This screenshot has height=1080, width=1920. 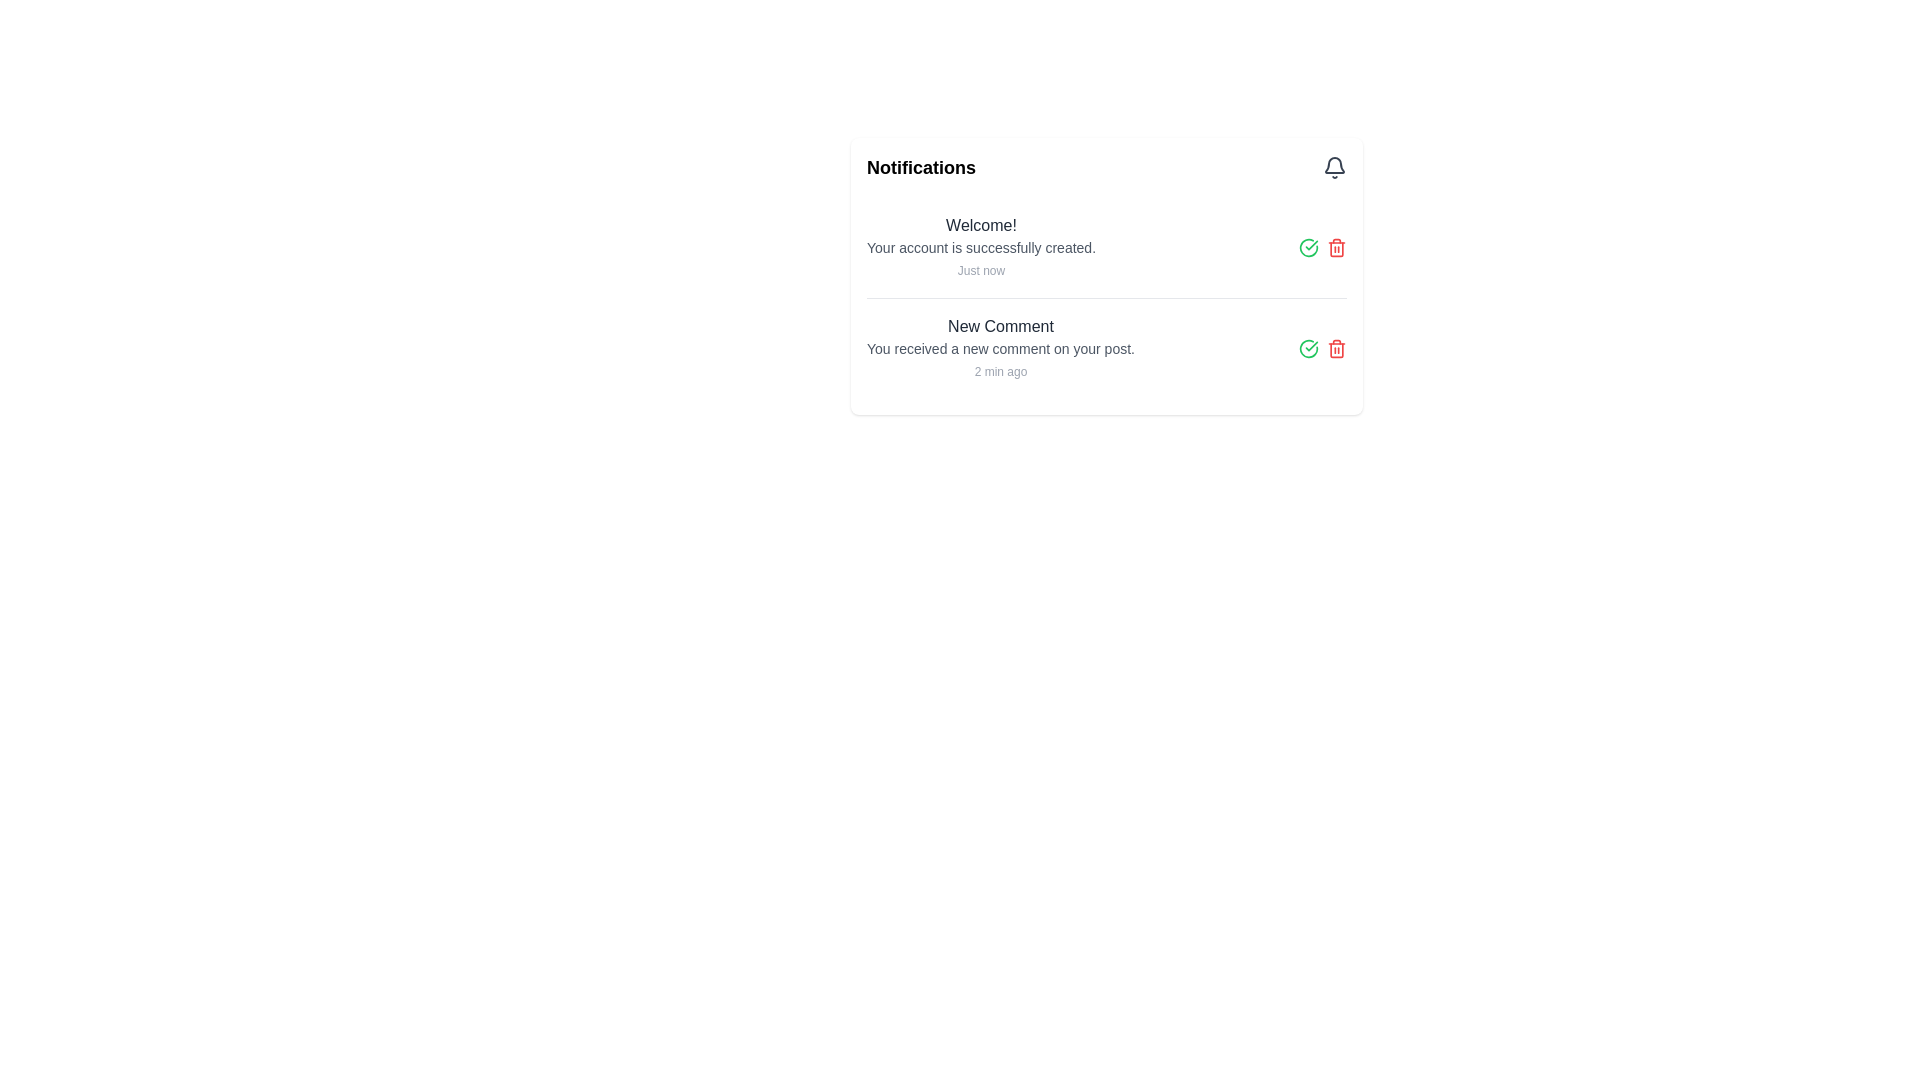 I want to click on time information from the Text label indicating the time of the notification event located in the notification panel under the text 'Your account is successfully created.', so click(x=981, y=270).